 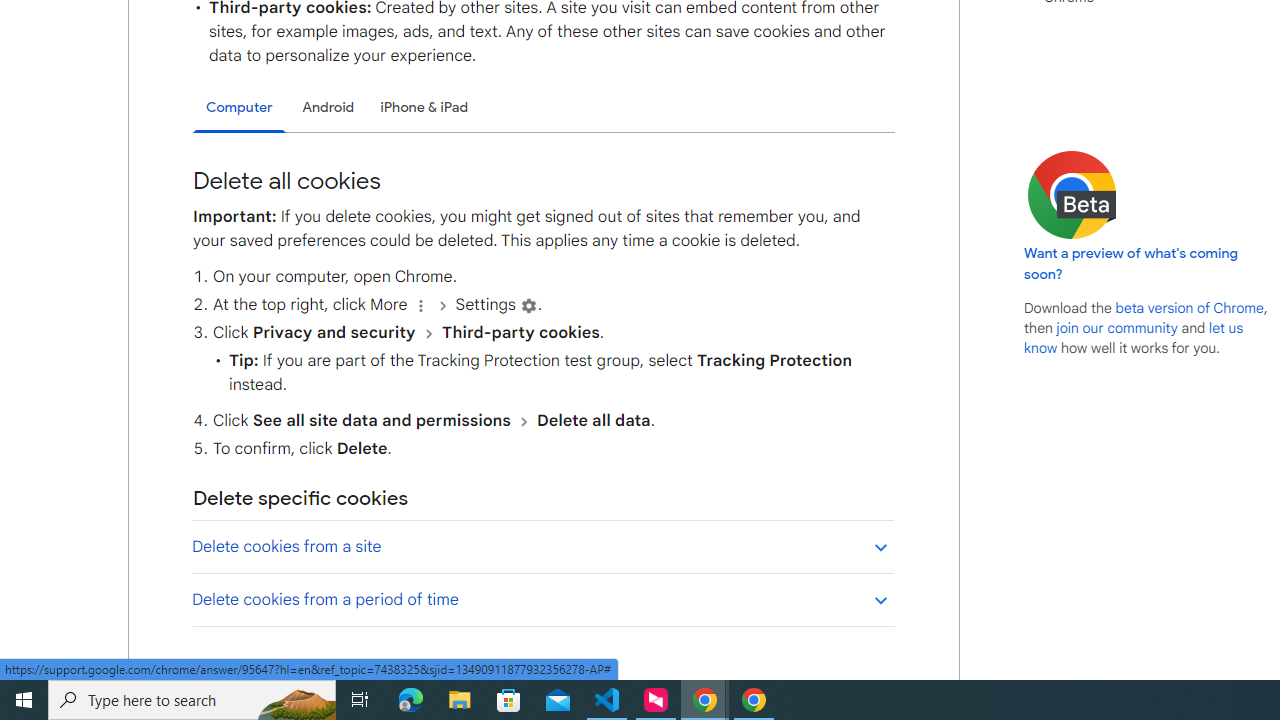 What do you see at coordinates (328, 107) in the screenshot?
I see `'Android'` at bounding box center [328, 107].